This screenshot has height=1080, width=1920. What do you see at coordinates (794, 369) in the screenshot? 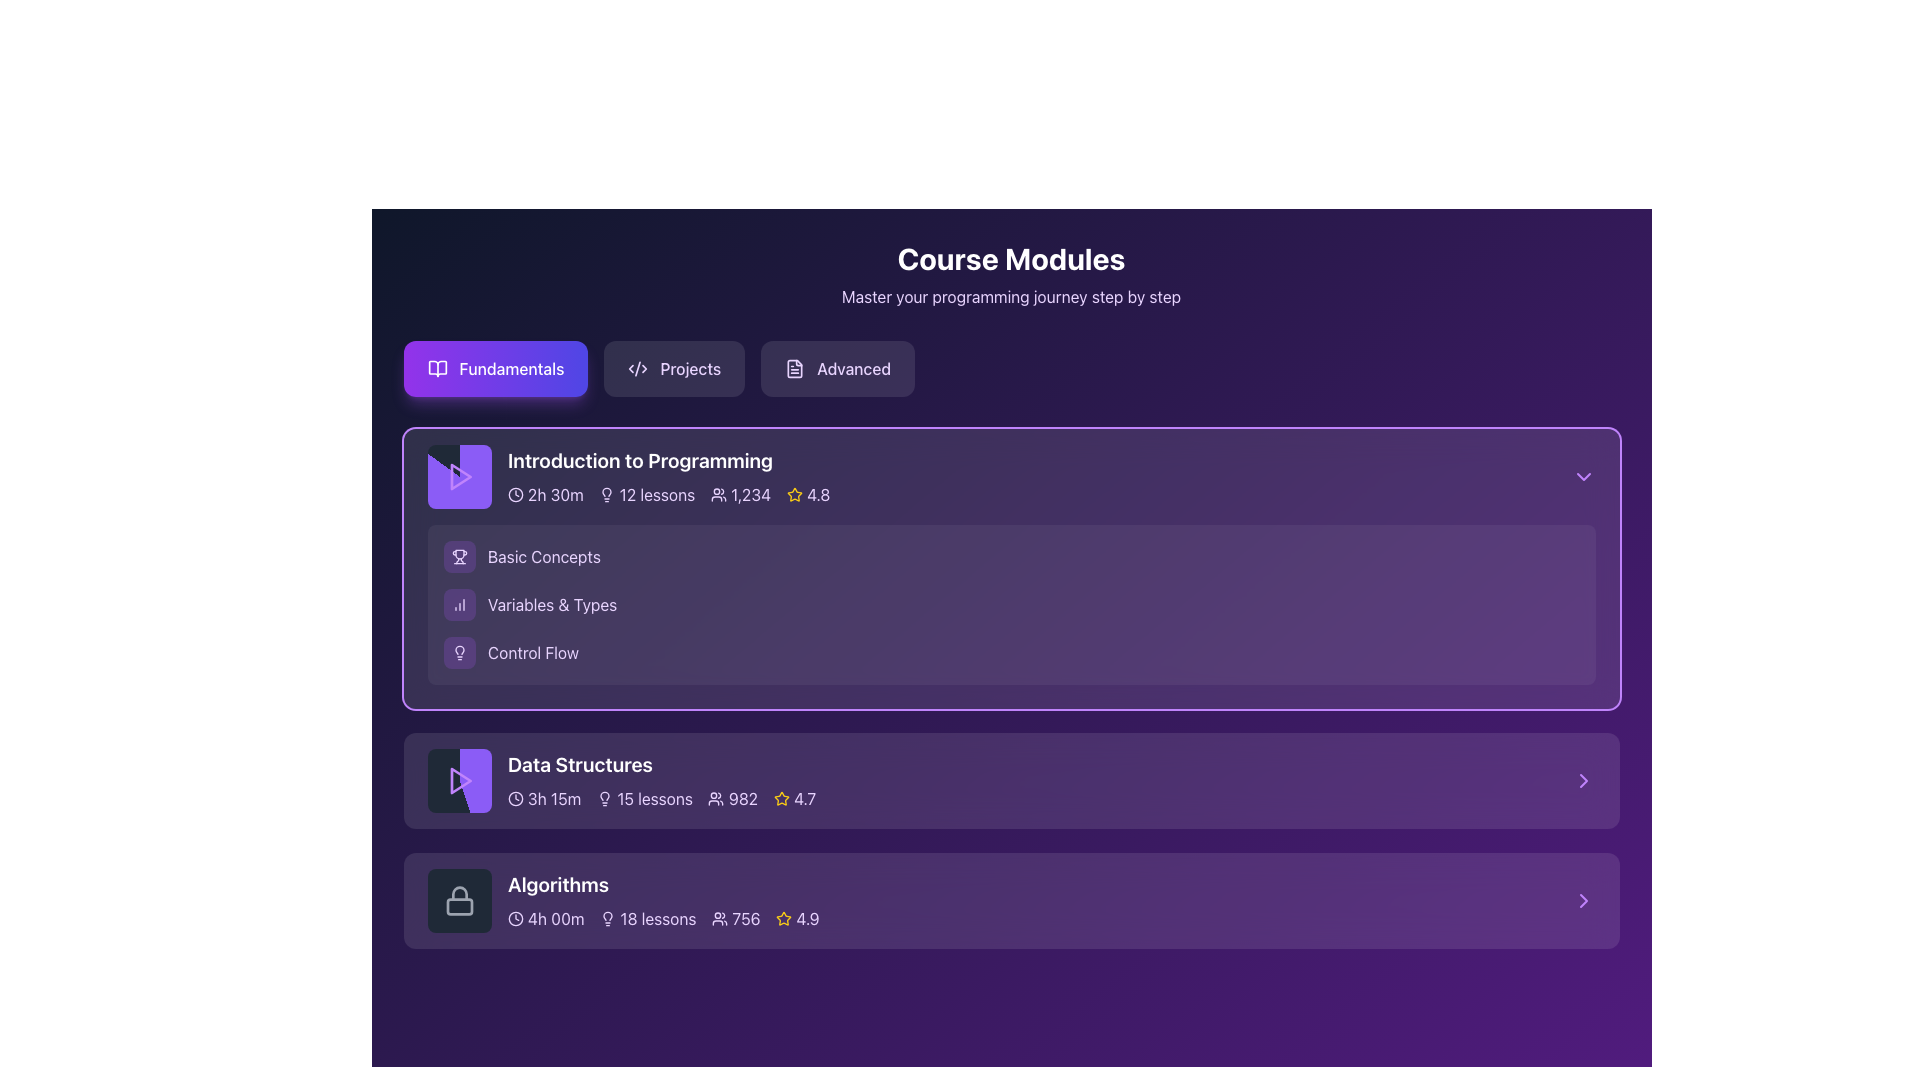
I see `the 'Advanced' icon located in the navigation bar, which is the third icon in a sequence of three icons` at bounding box center [794, 369].